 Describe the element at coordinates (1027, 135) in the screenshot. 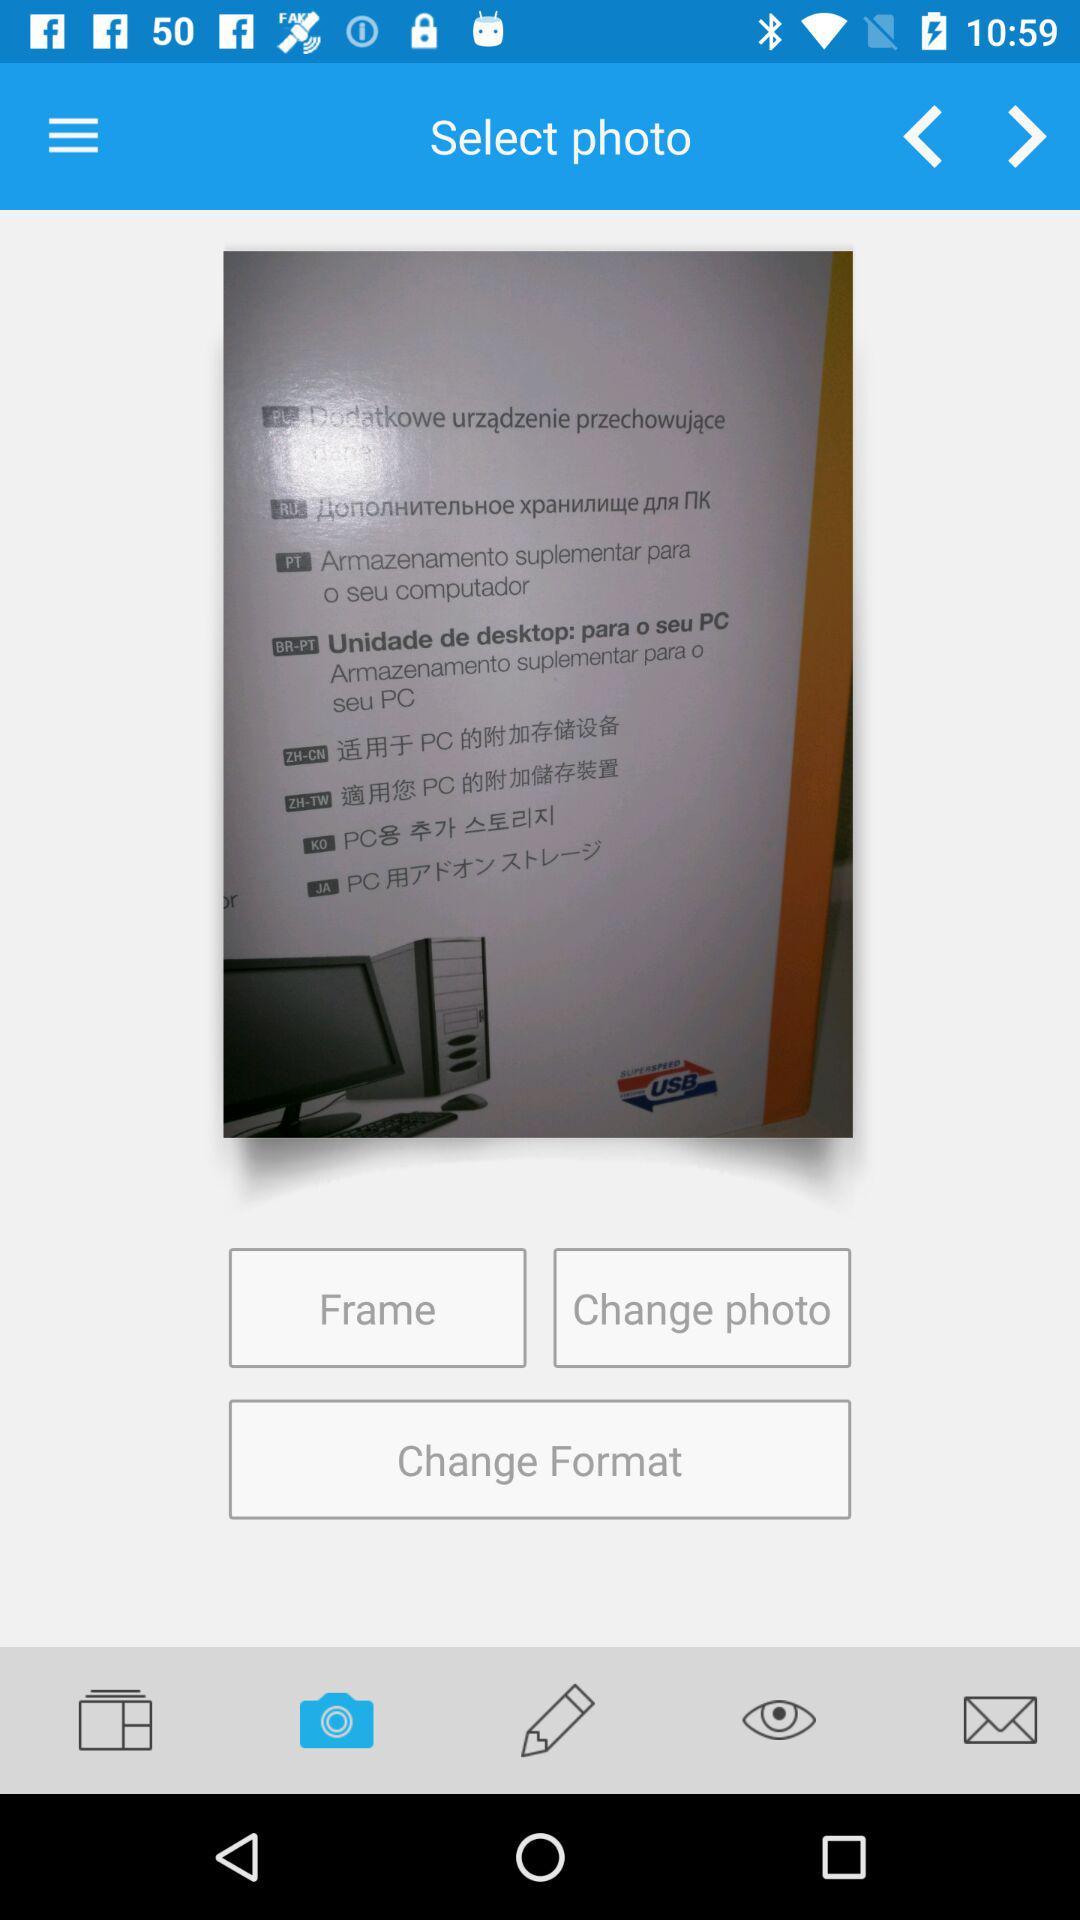

I see `forward` at that location.